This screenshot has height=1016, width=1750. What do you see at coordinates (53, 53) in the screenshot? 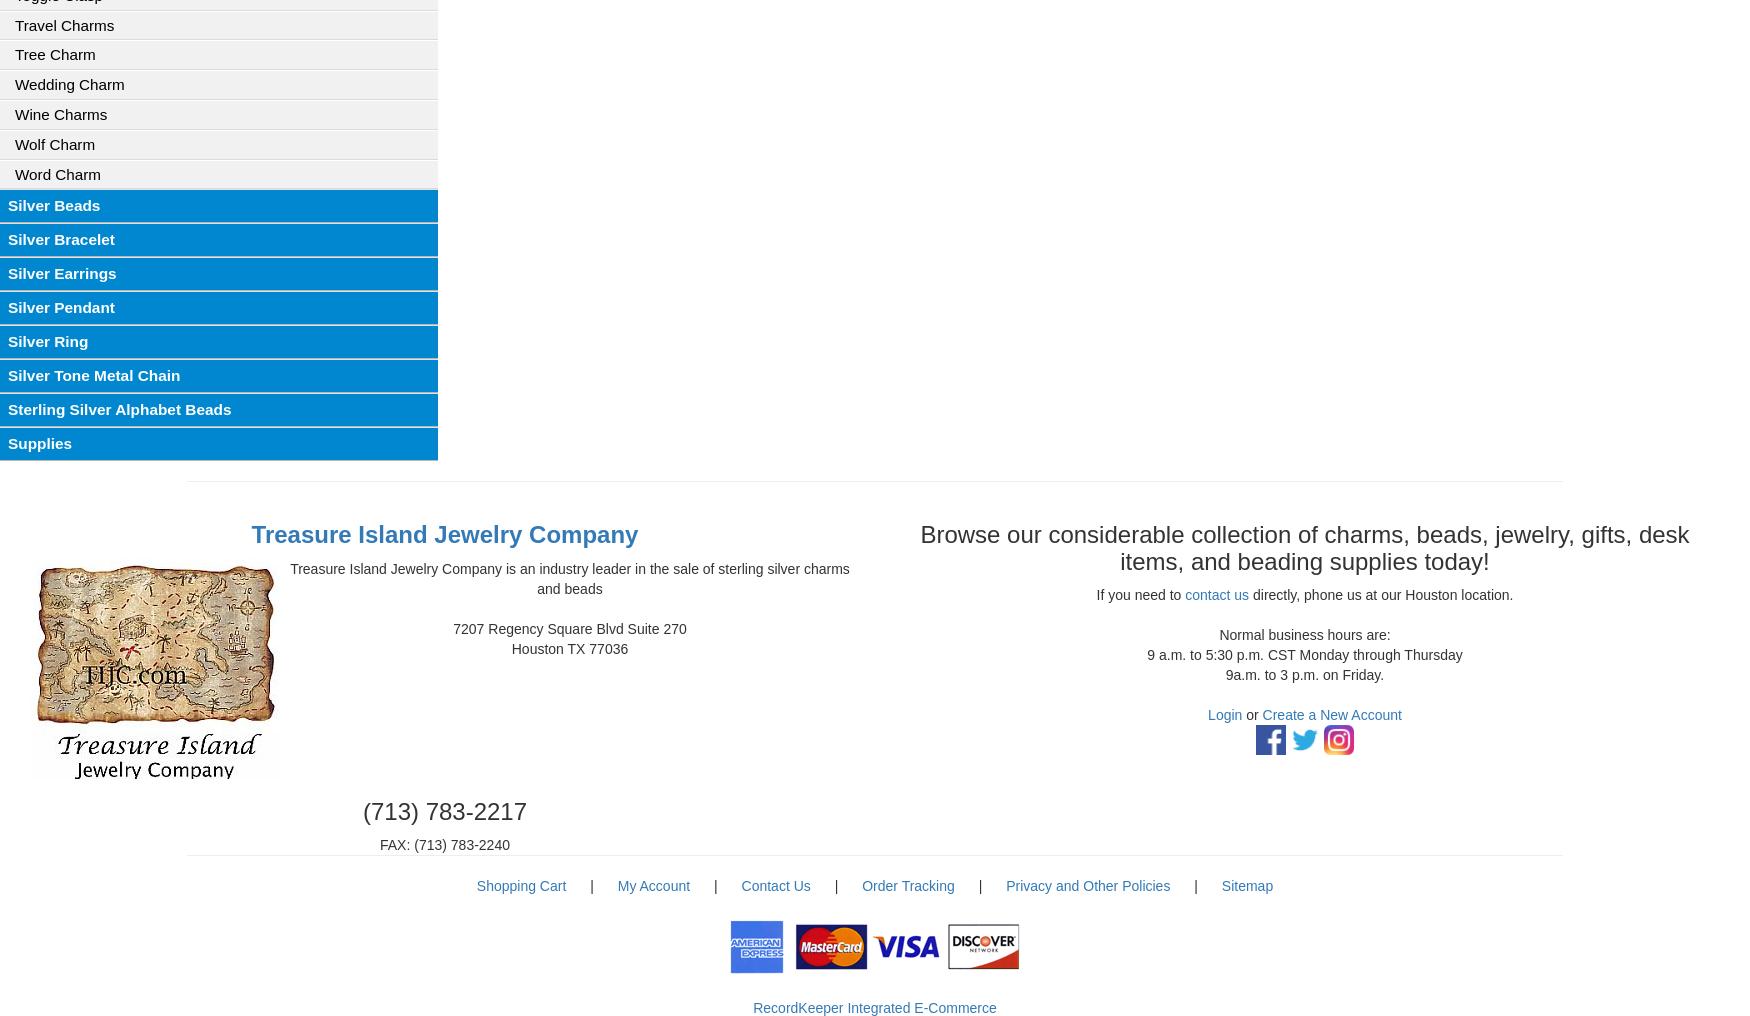
I see `'Tree Charm'` at bounding box center [53, 53].